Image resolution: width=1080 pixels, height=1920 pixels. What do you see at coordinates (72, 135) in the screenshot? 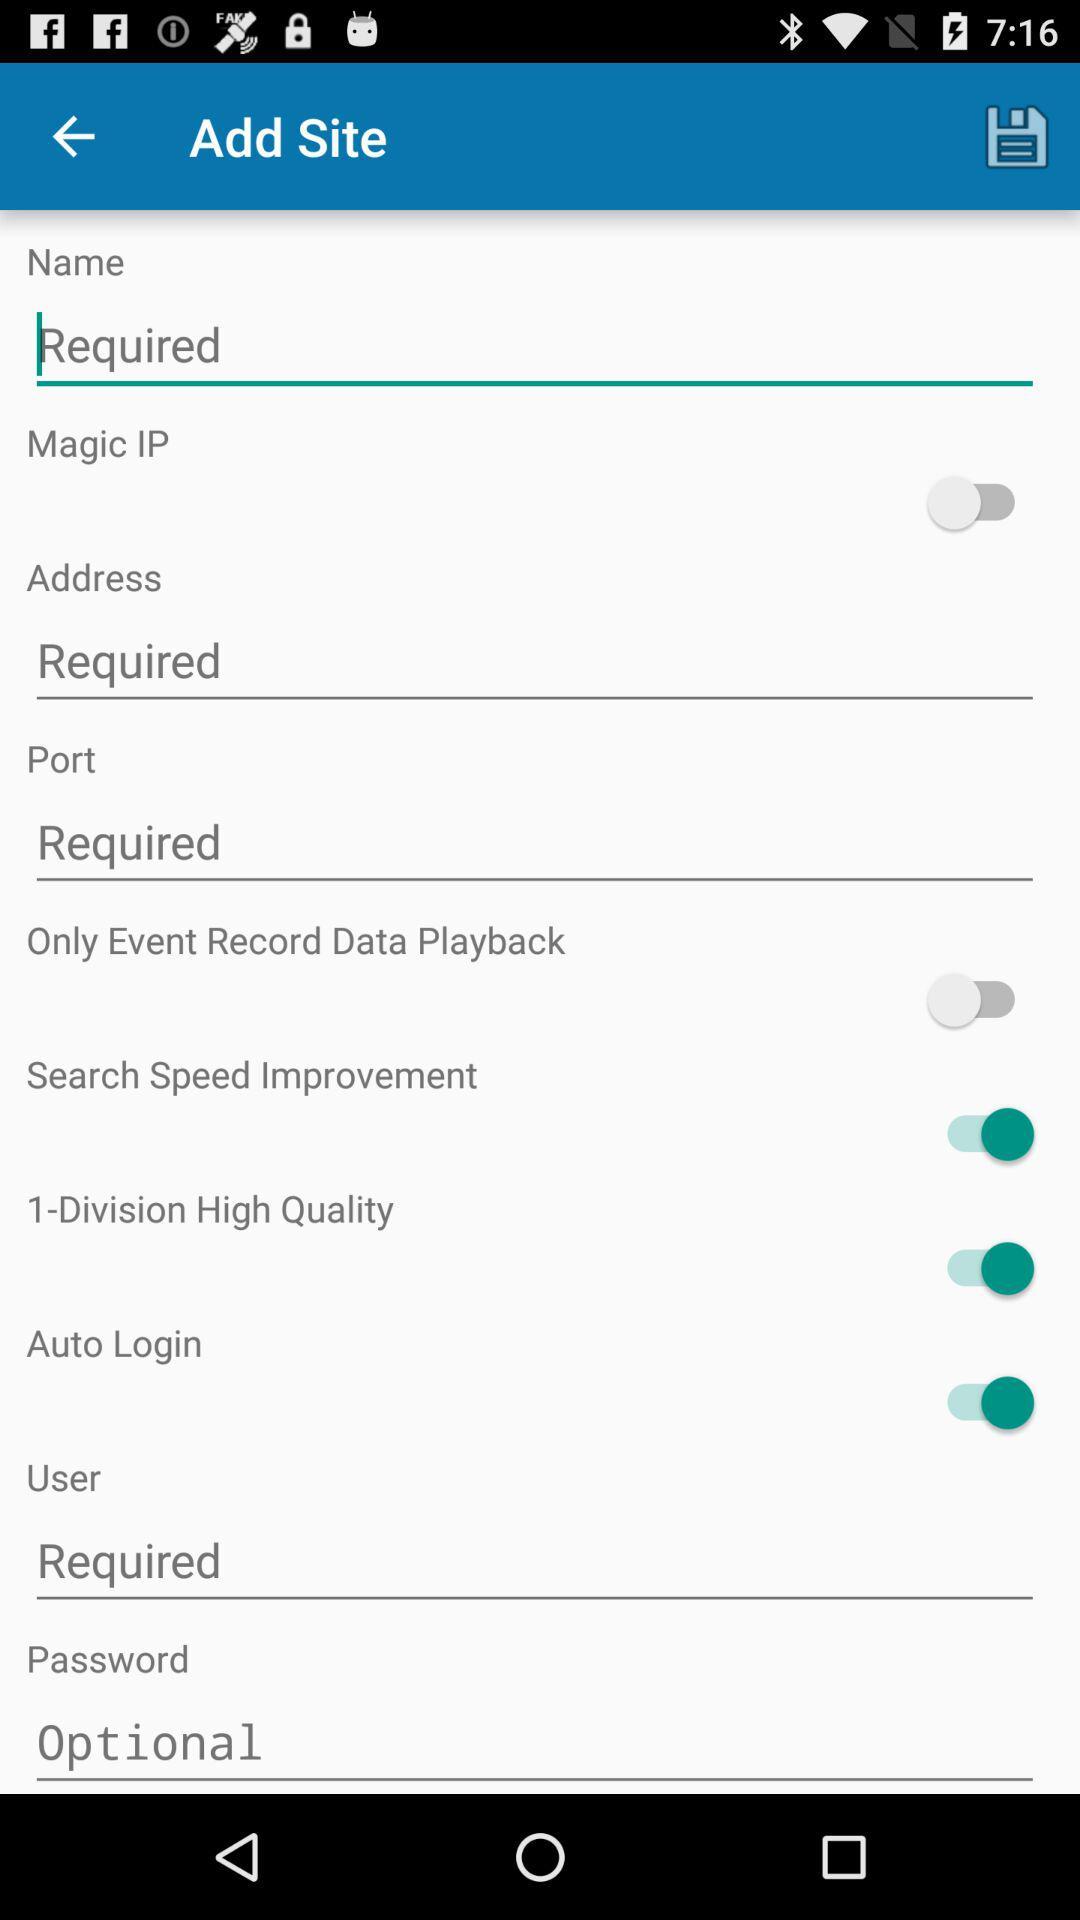
I see `item above the name icon` at bounding box center [72, 135].